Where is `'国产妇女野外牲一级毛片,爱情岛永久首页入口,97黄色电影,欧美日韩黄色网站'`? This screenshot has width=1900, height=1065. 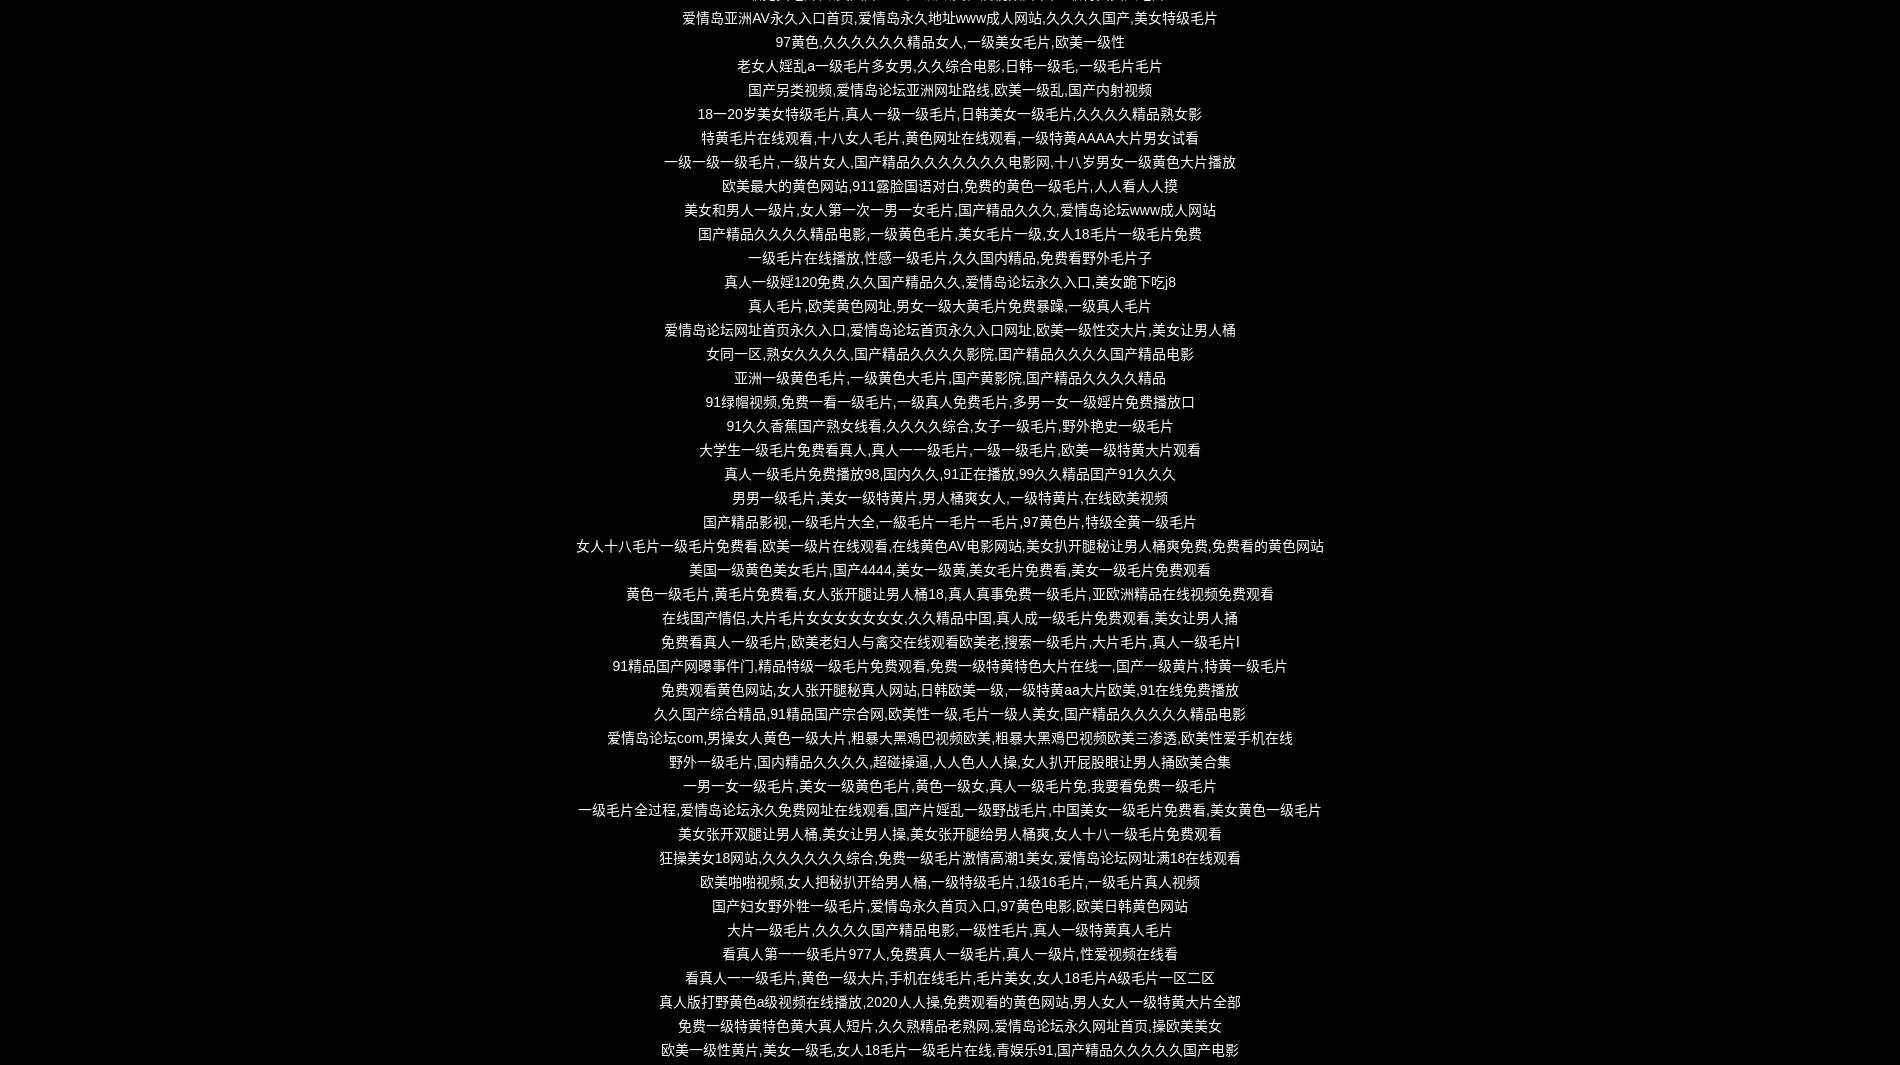
'国产妇女野外牲一级毛片,爱情岛永久首页入口,97黄色电影,欧美日韩黄色网站' is located at coordinates (948, 905).